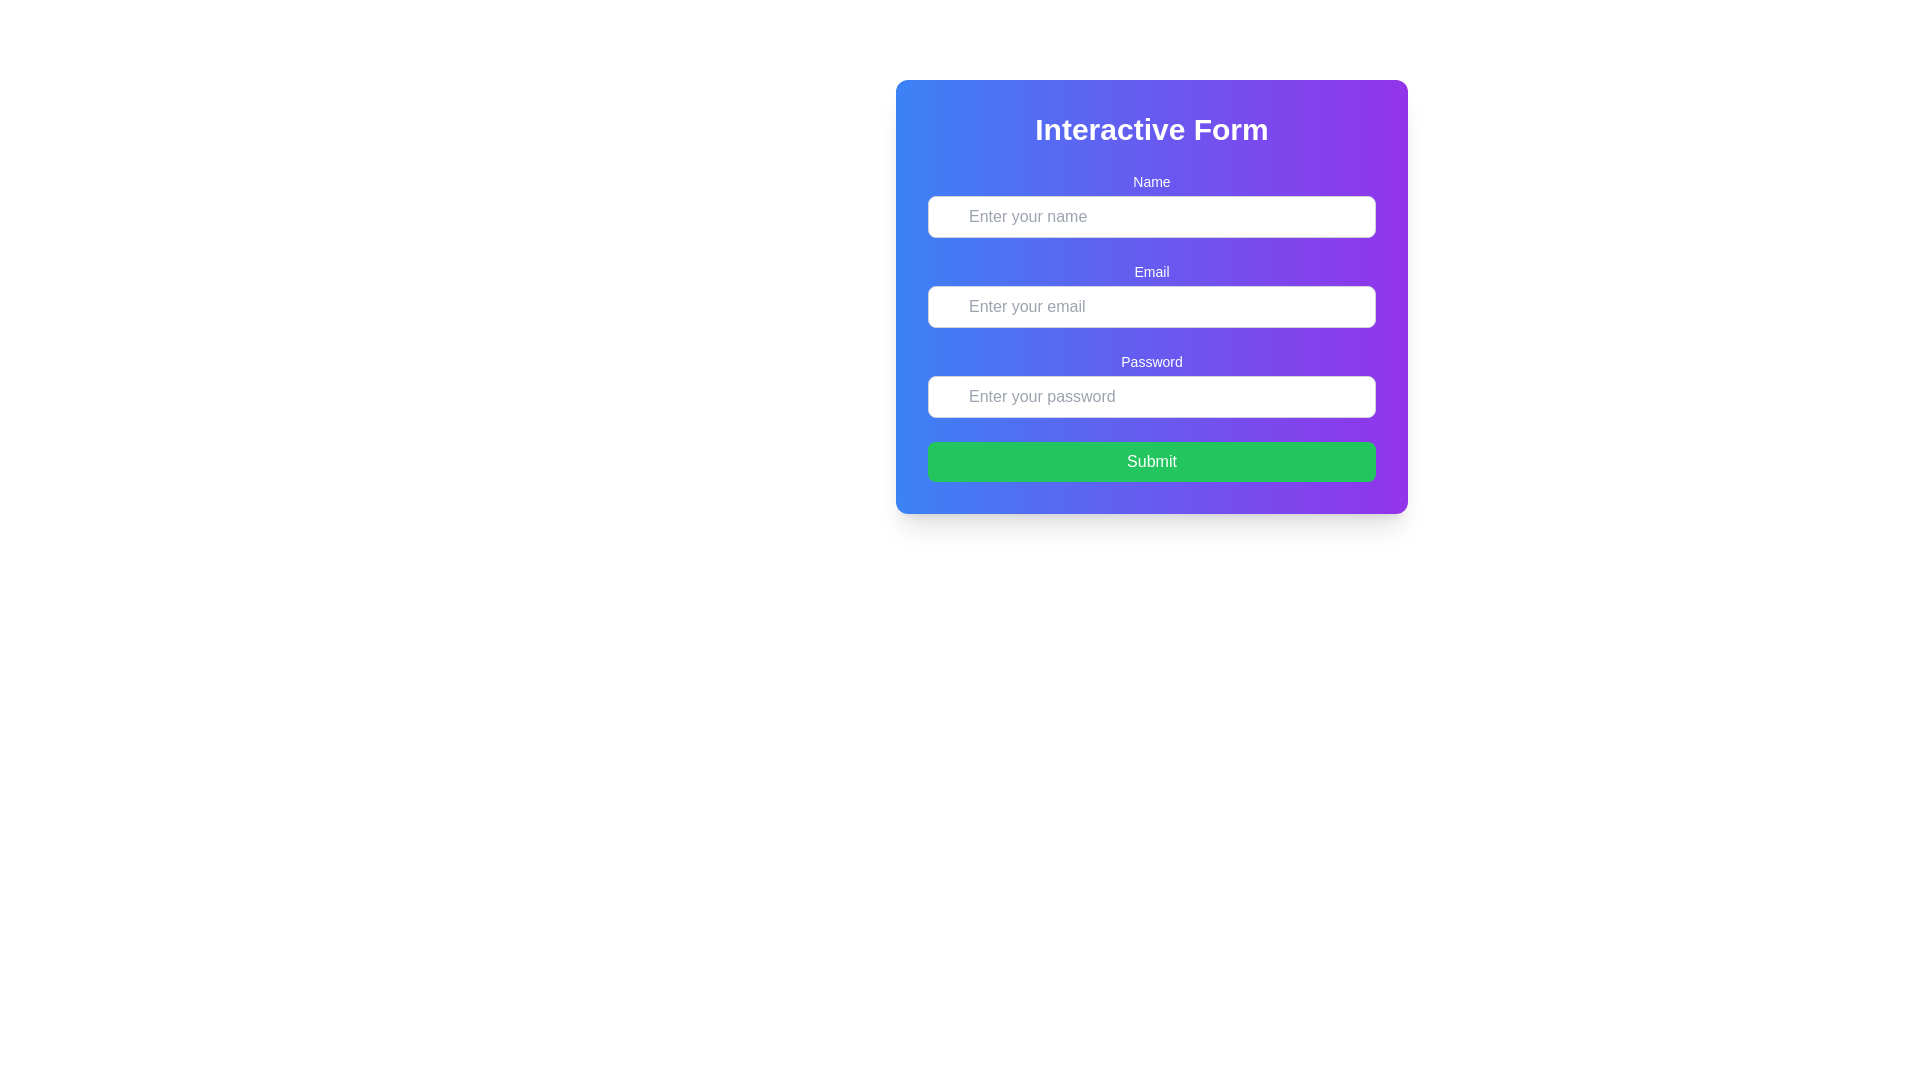 Image resolution: width=1920 pixels, height=1080 pixels. What do you see at coordinates (1152, 362) in the screenshot?
I see `the 'Password' label, which is displayed in white font on a purple gradient background and positioned above the password input field in the third section of the form` at bounding box center [1152, 362].